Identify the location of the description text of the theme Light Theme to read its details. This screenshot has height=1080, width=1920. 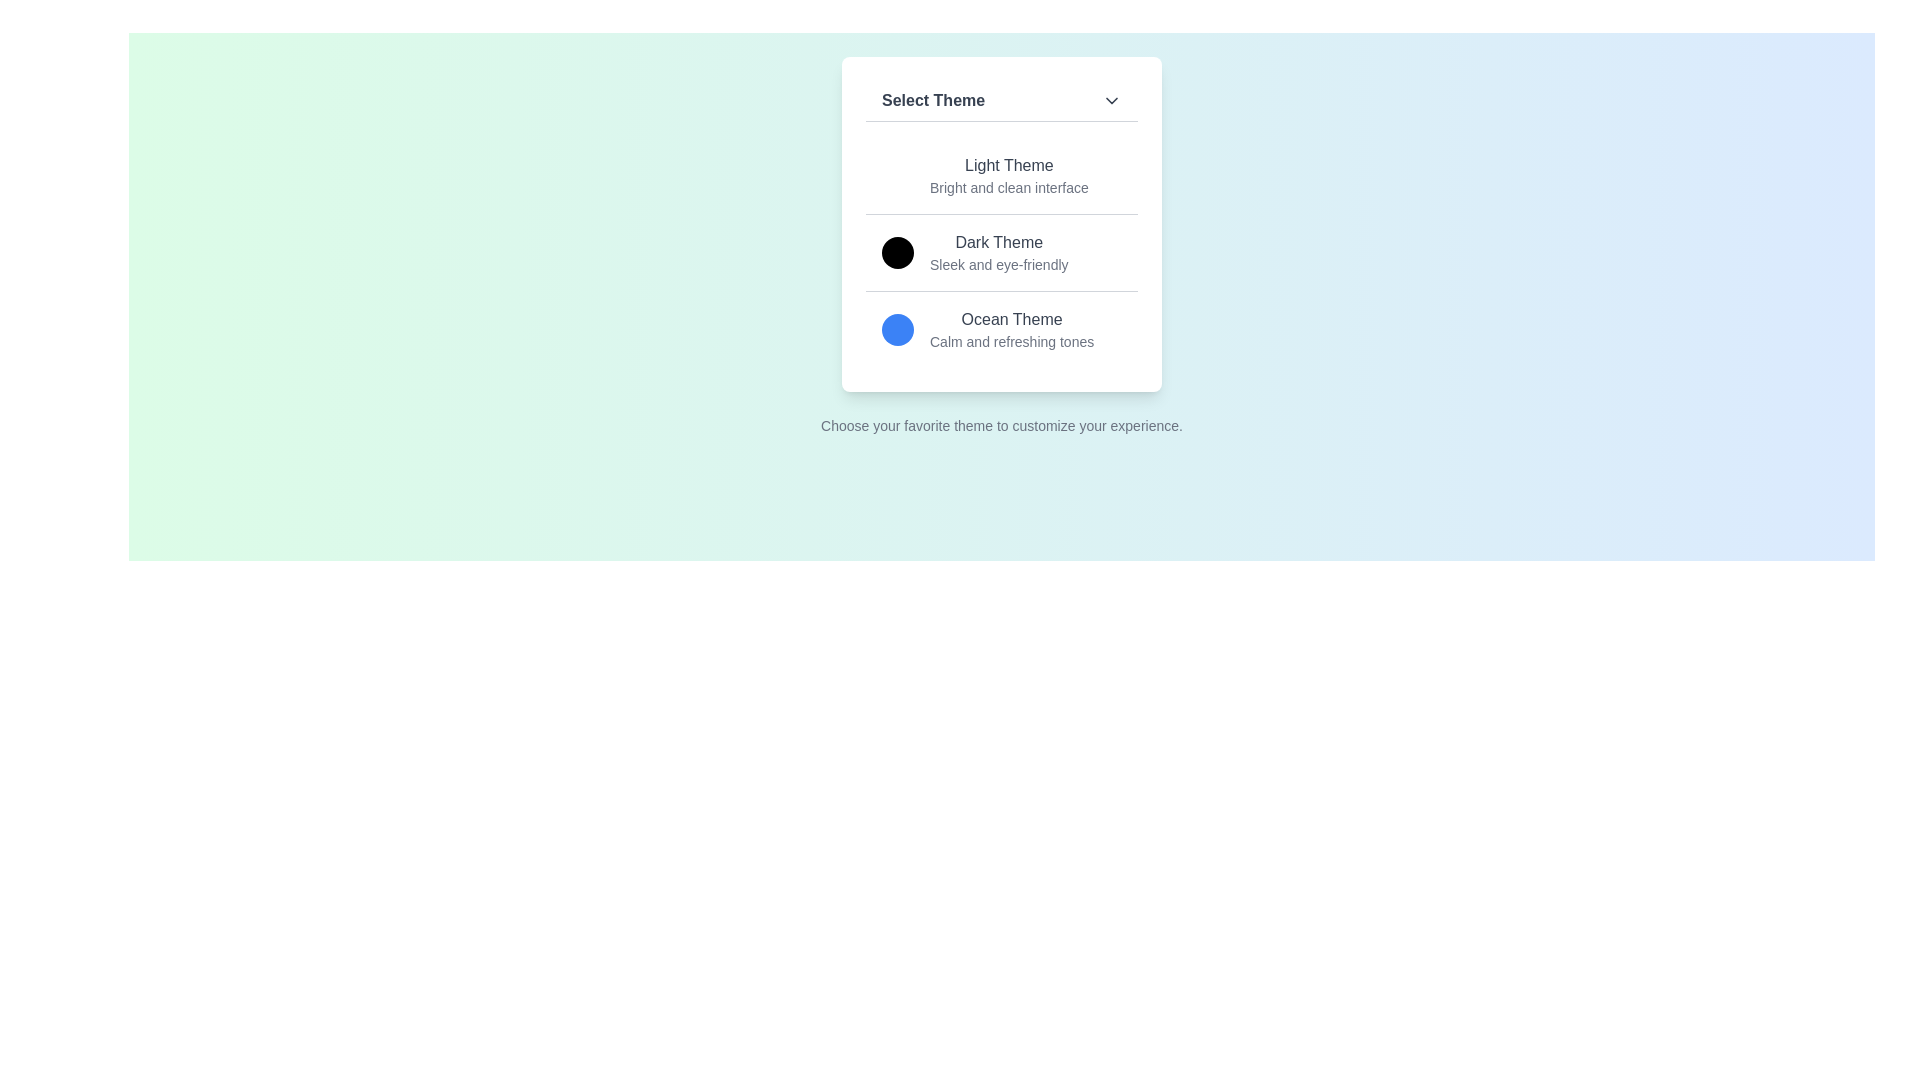
(1008, 188).